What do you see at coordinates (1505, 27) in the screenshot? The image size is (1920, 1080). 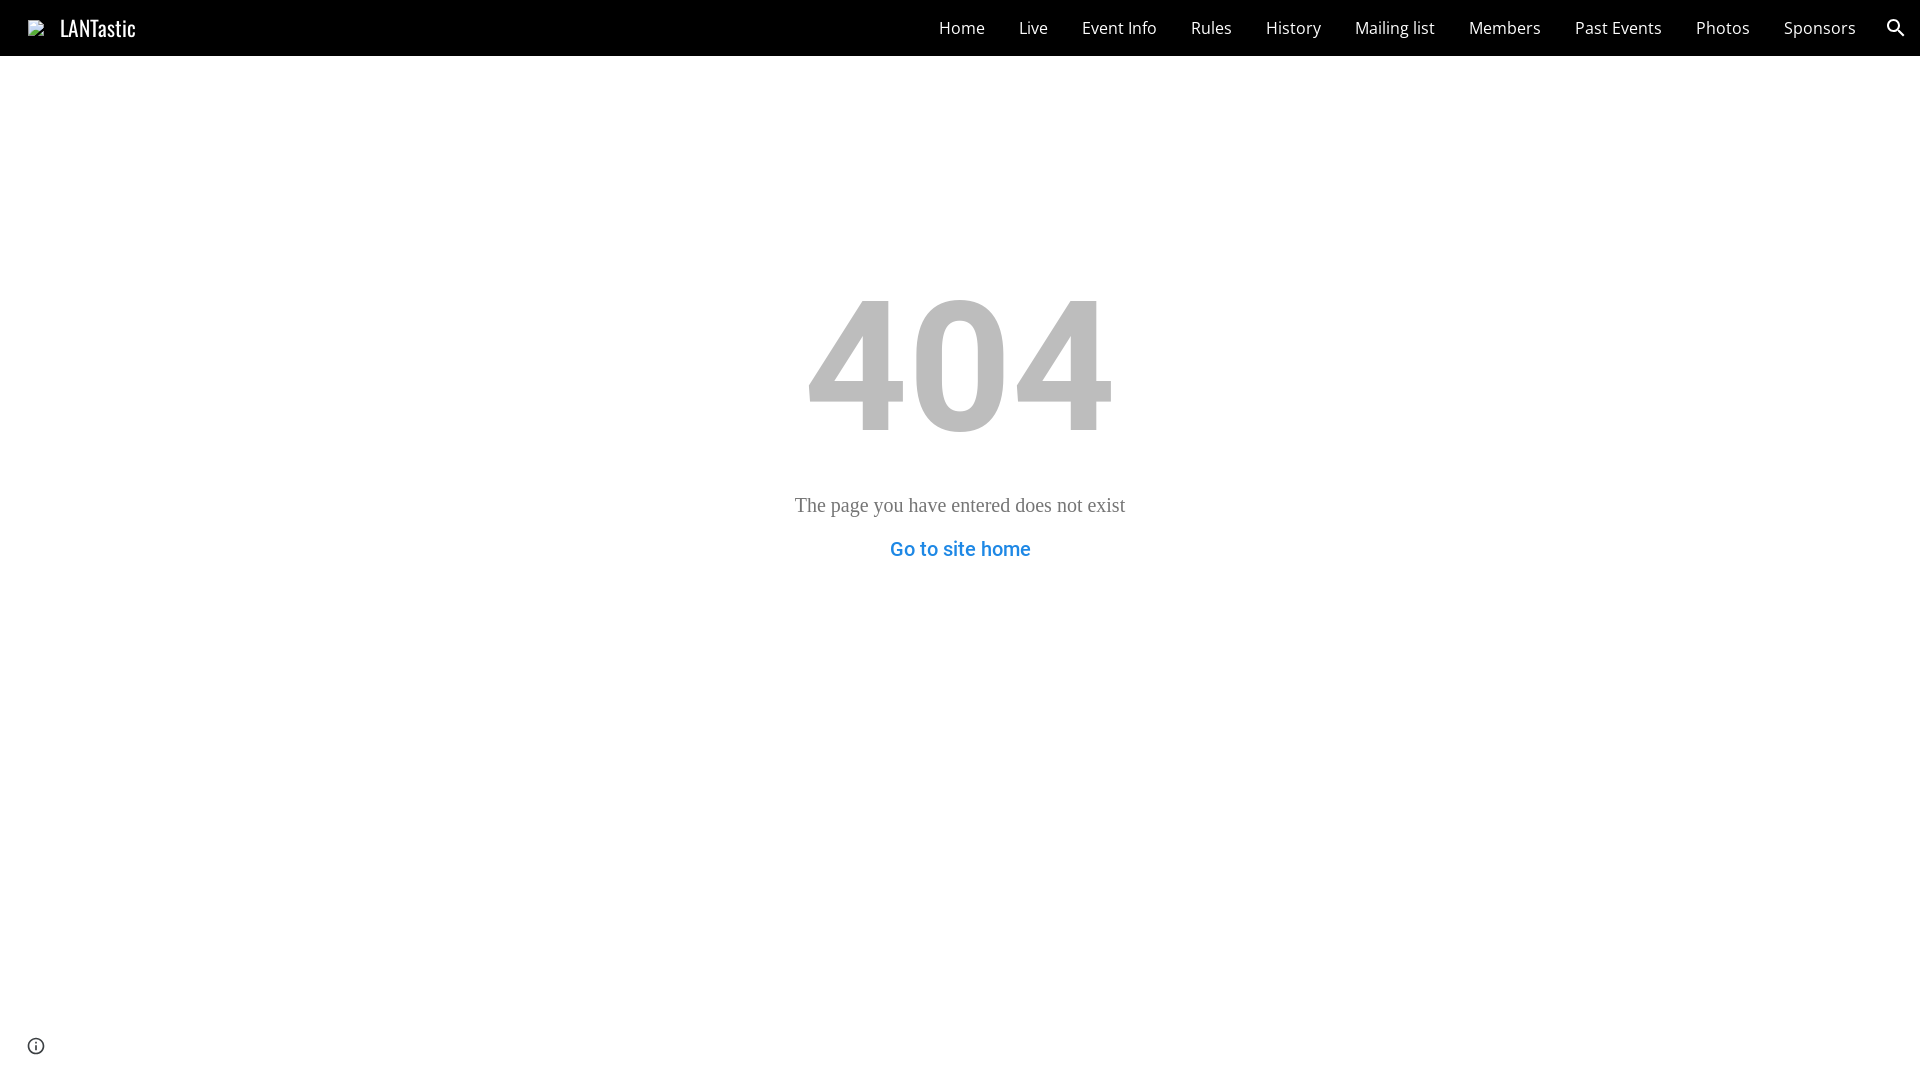 I see `'Members'` at bounding box center [1505, 27].